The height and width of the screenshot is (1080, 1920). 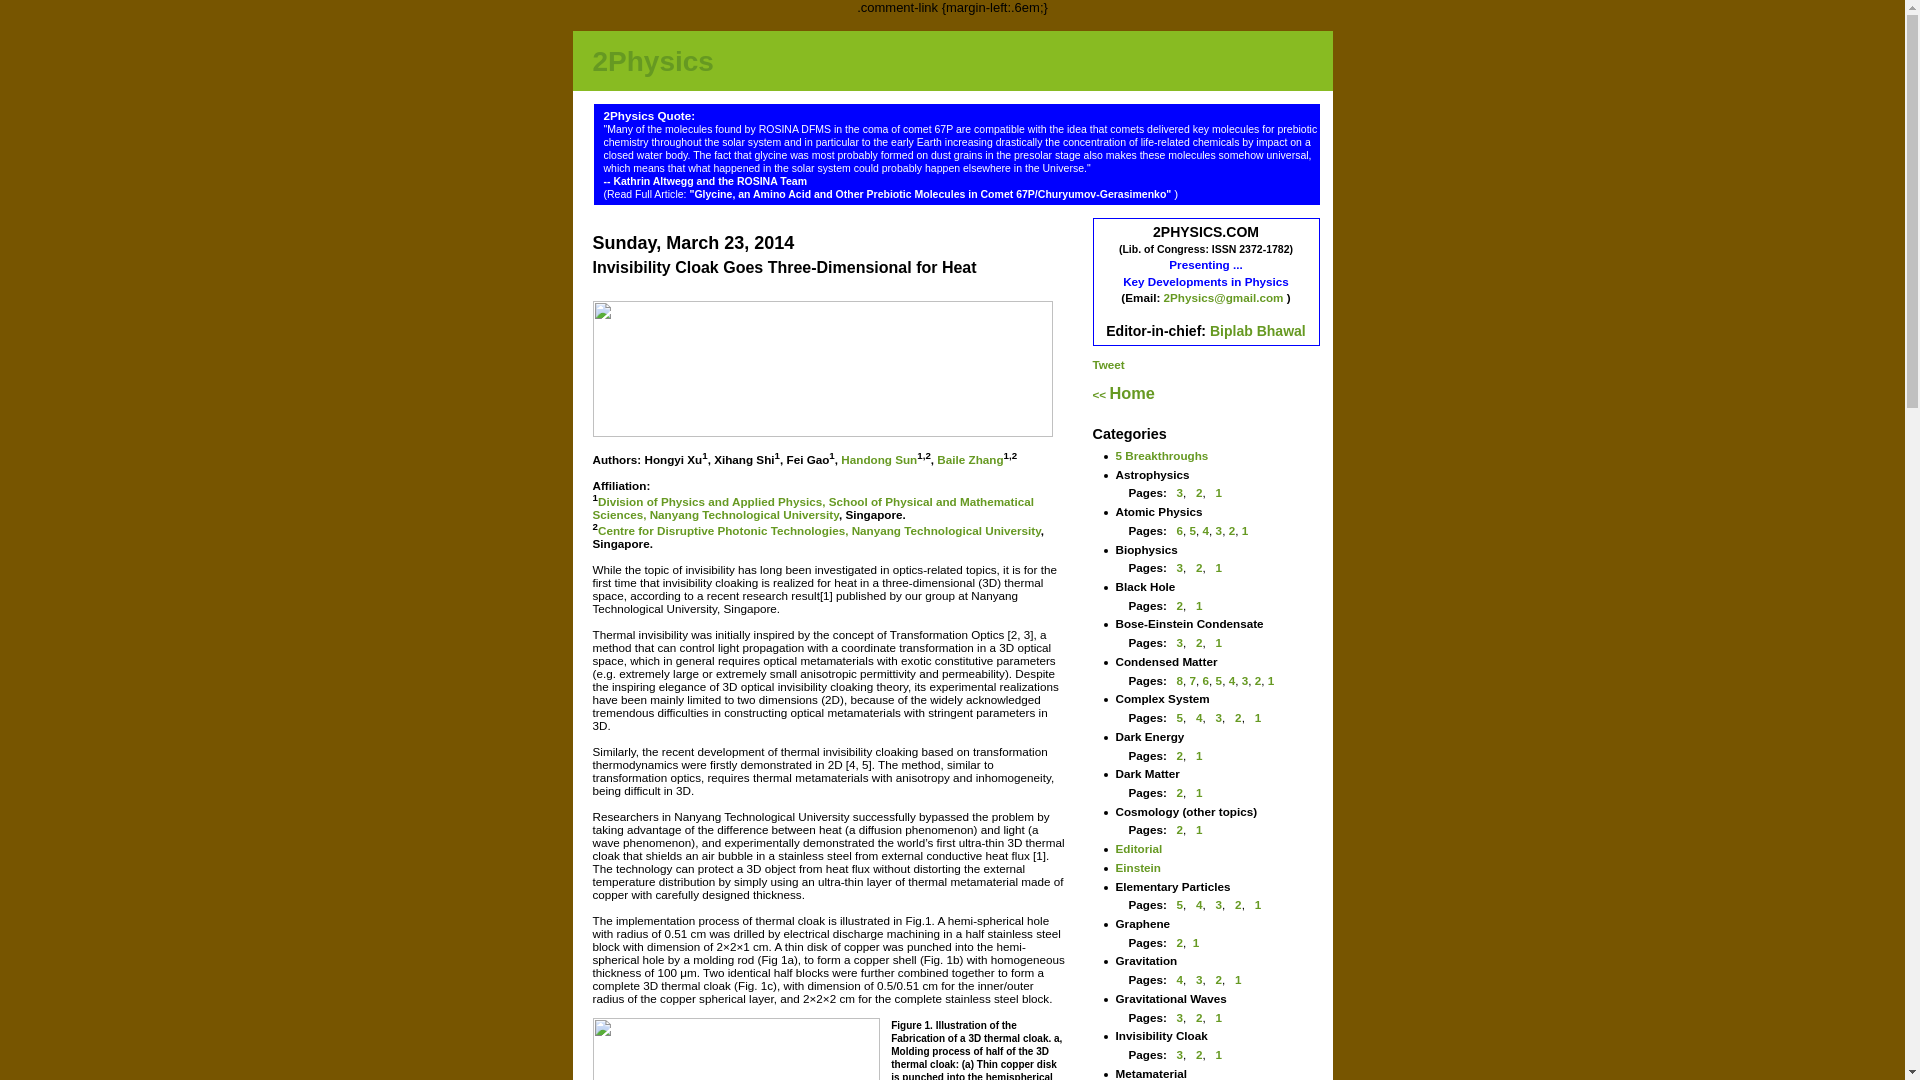 I want to click on '1', so click(x=1199, y=829).